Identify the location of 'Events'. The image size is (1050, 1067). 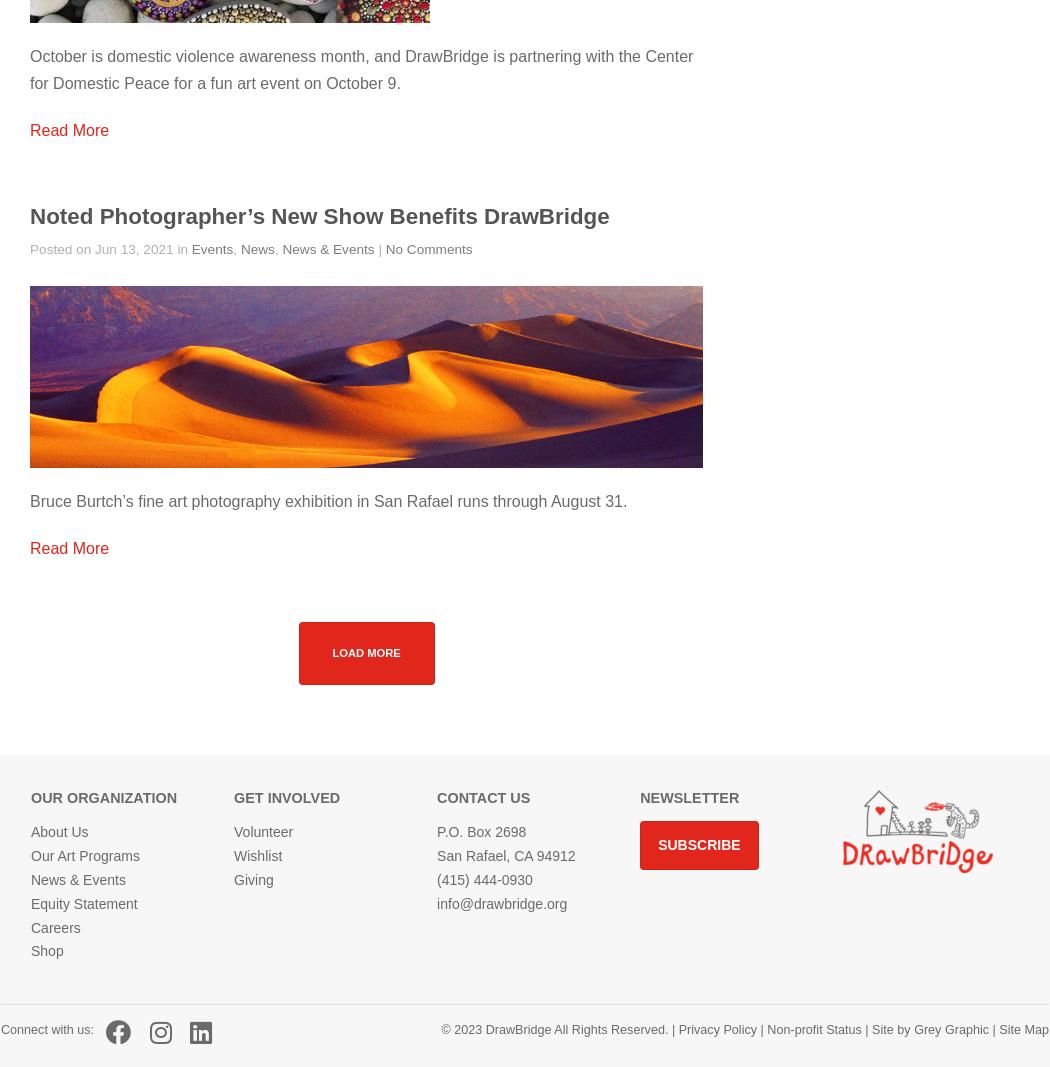
(210, 249).